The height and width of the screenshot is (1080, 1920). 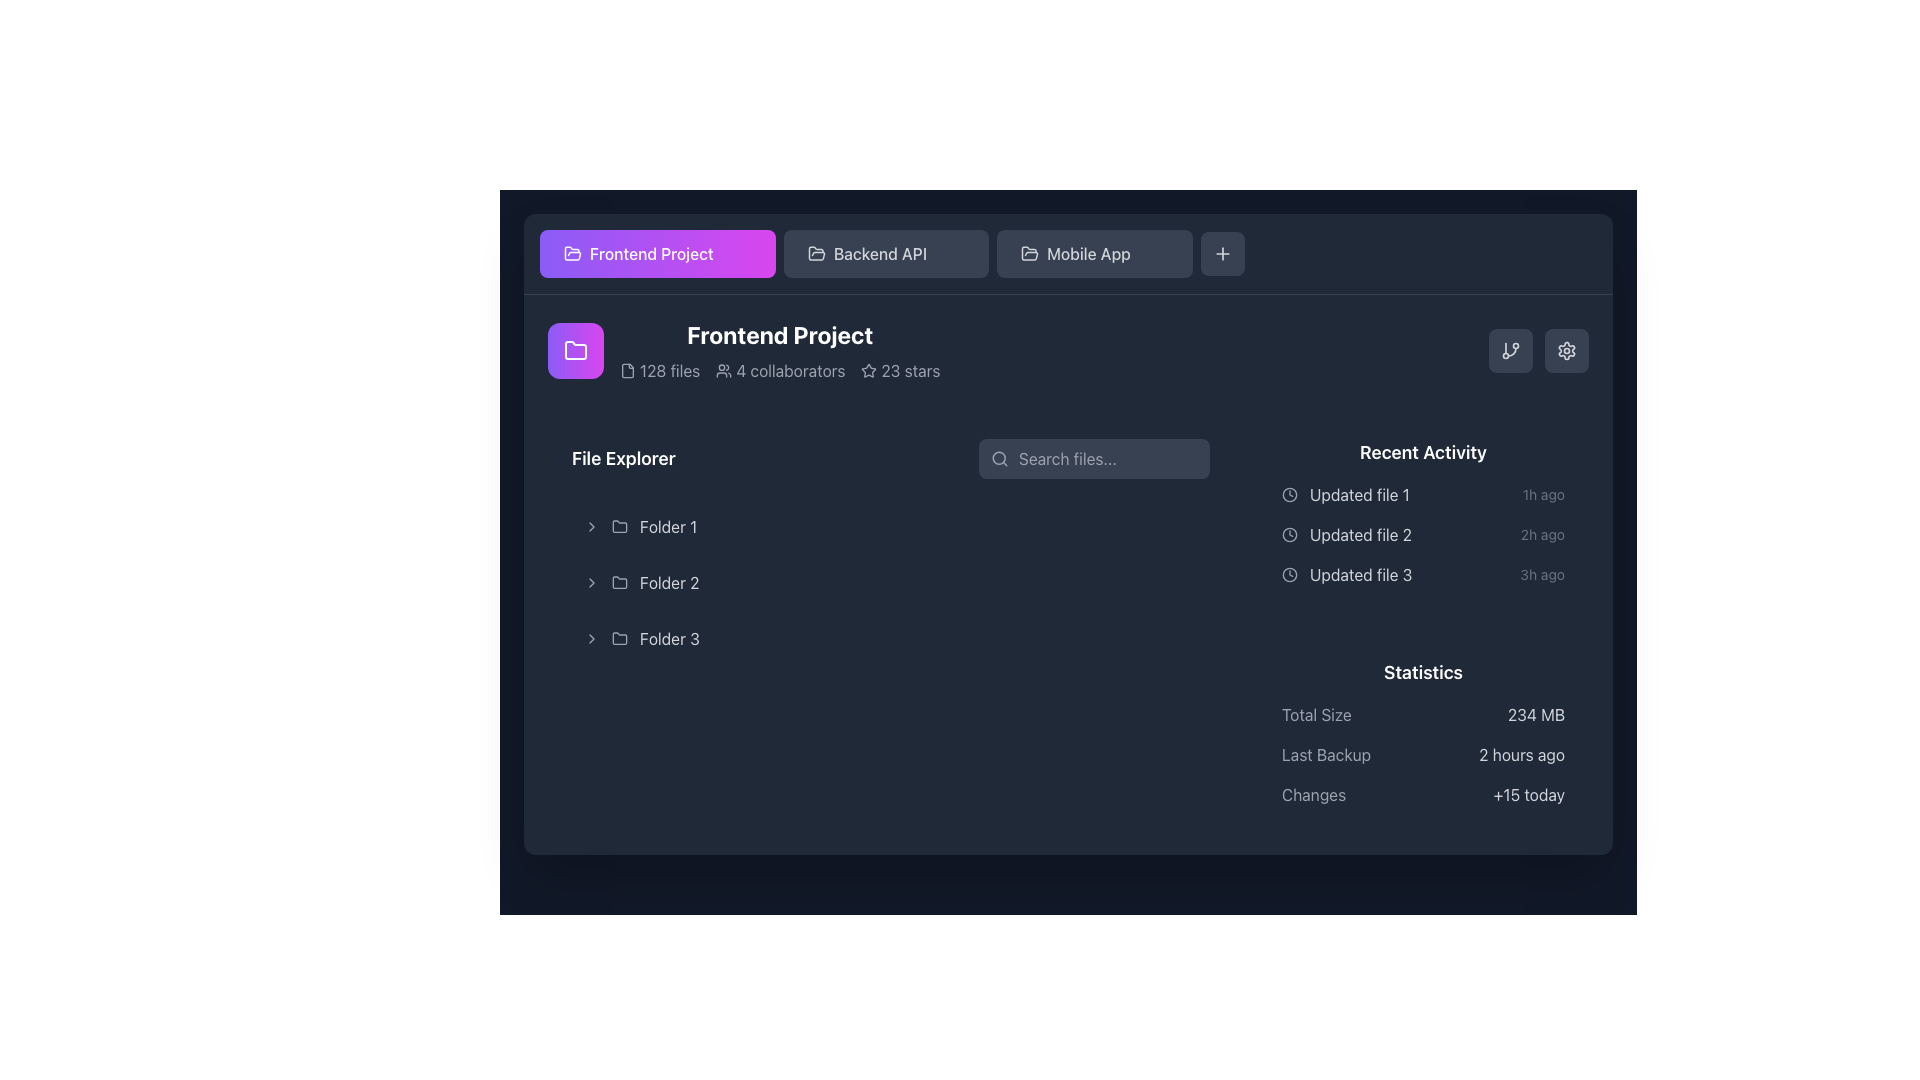 What do you see at coordinates (1290, 534) in the screenshot?
I see `the circular outline of the clock icon, which is part of the recent activities section of the interface` at bounding box center [1290, 534].